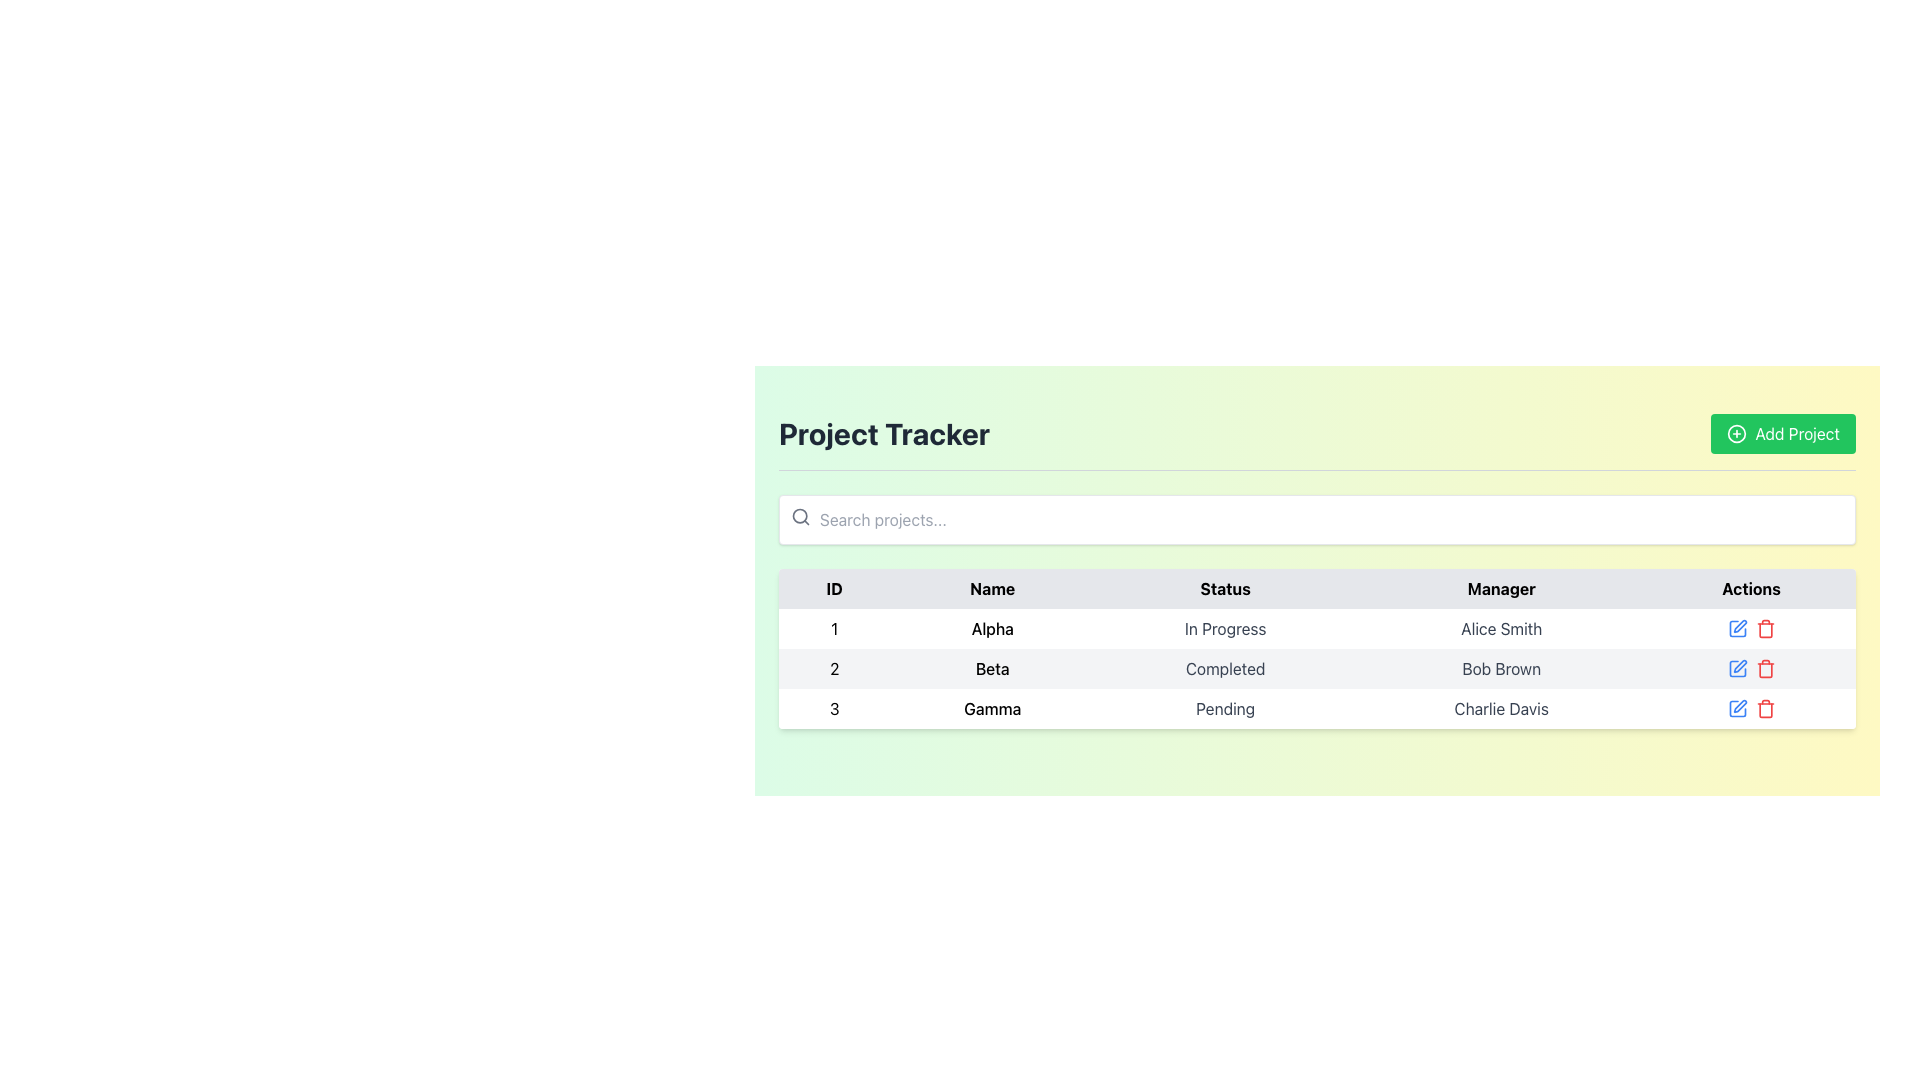  I want to click on the text present in the first data row of the table, which is configured for ID '1', so click(1317, 627).